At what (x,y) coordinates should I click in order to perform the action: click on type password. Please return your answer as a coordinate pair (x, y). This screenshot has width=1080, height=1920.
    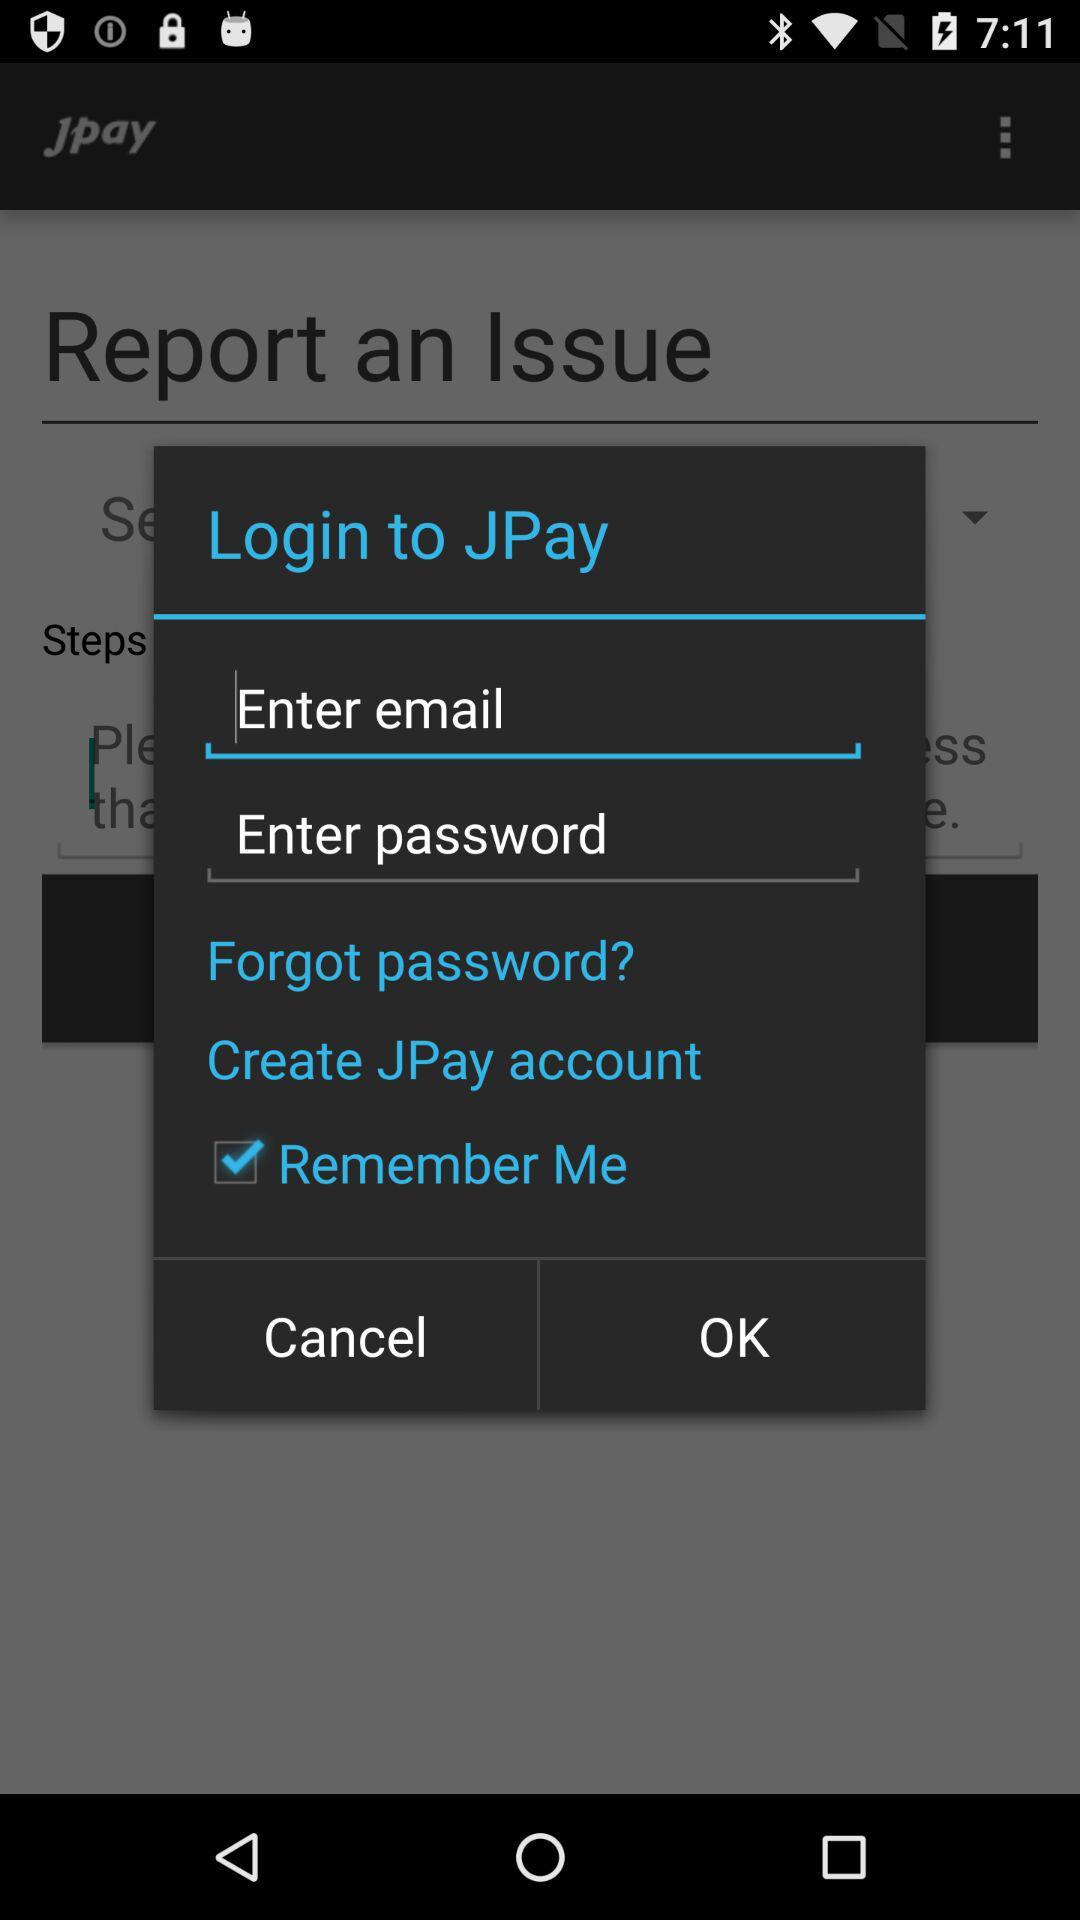
    Looking at the image, I should click on (532, 833).